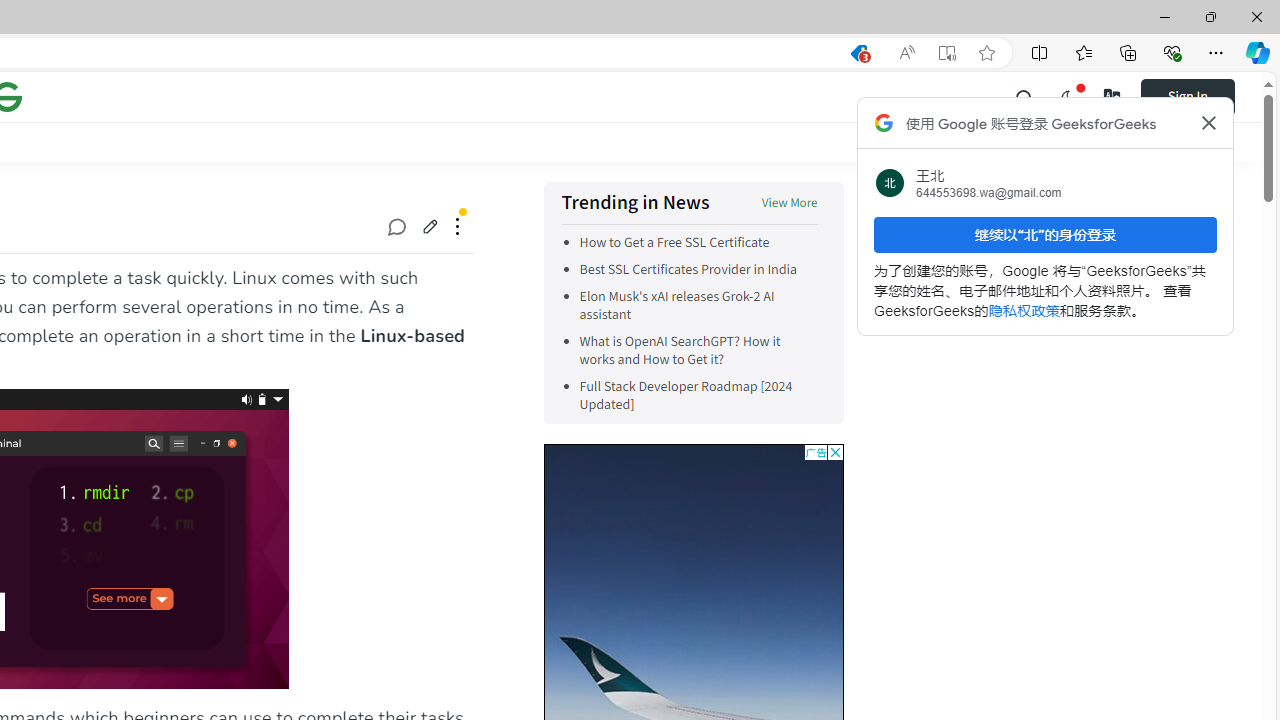 The height and width of the screenshot is (720, 1280). Describe the element at coordinates (945, 52) in the screenshot. I see `'Enter Immersive Reader (F9)'` at that location.